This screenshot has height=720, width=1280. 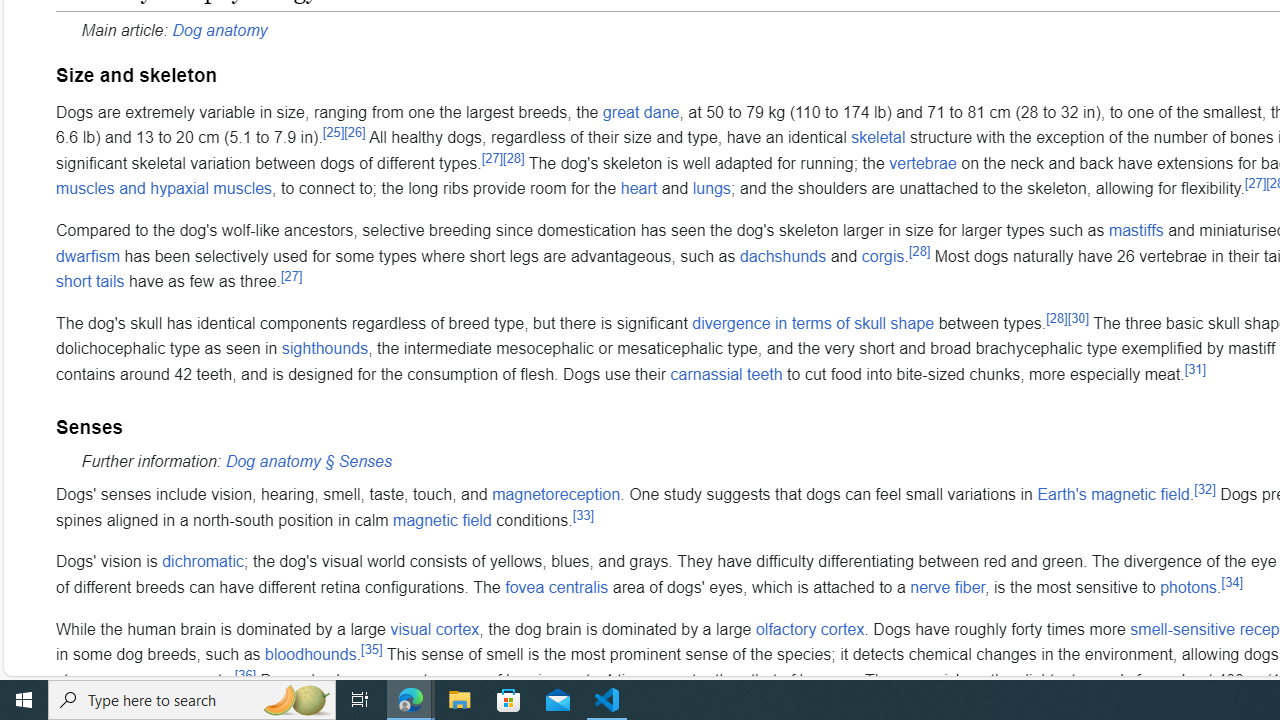 What do you see at coordinates (557, 586) in the screenshot?
I see `'fovea centralis'` at bounding box center [557, 586].